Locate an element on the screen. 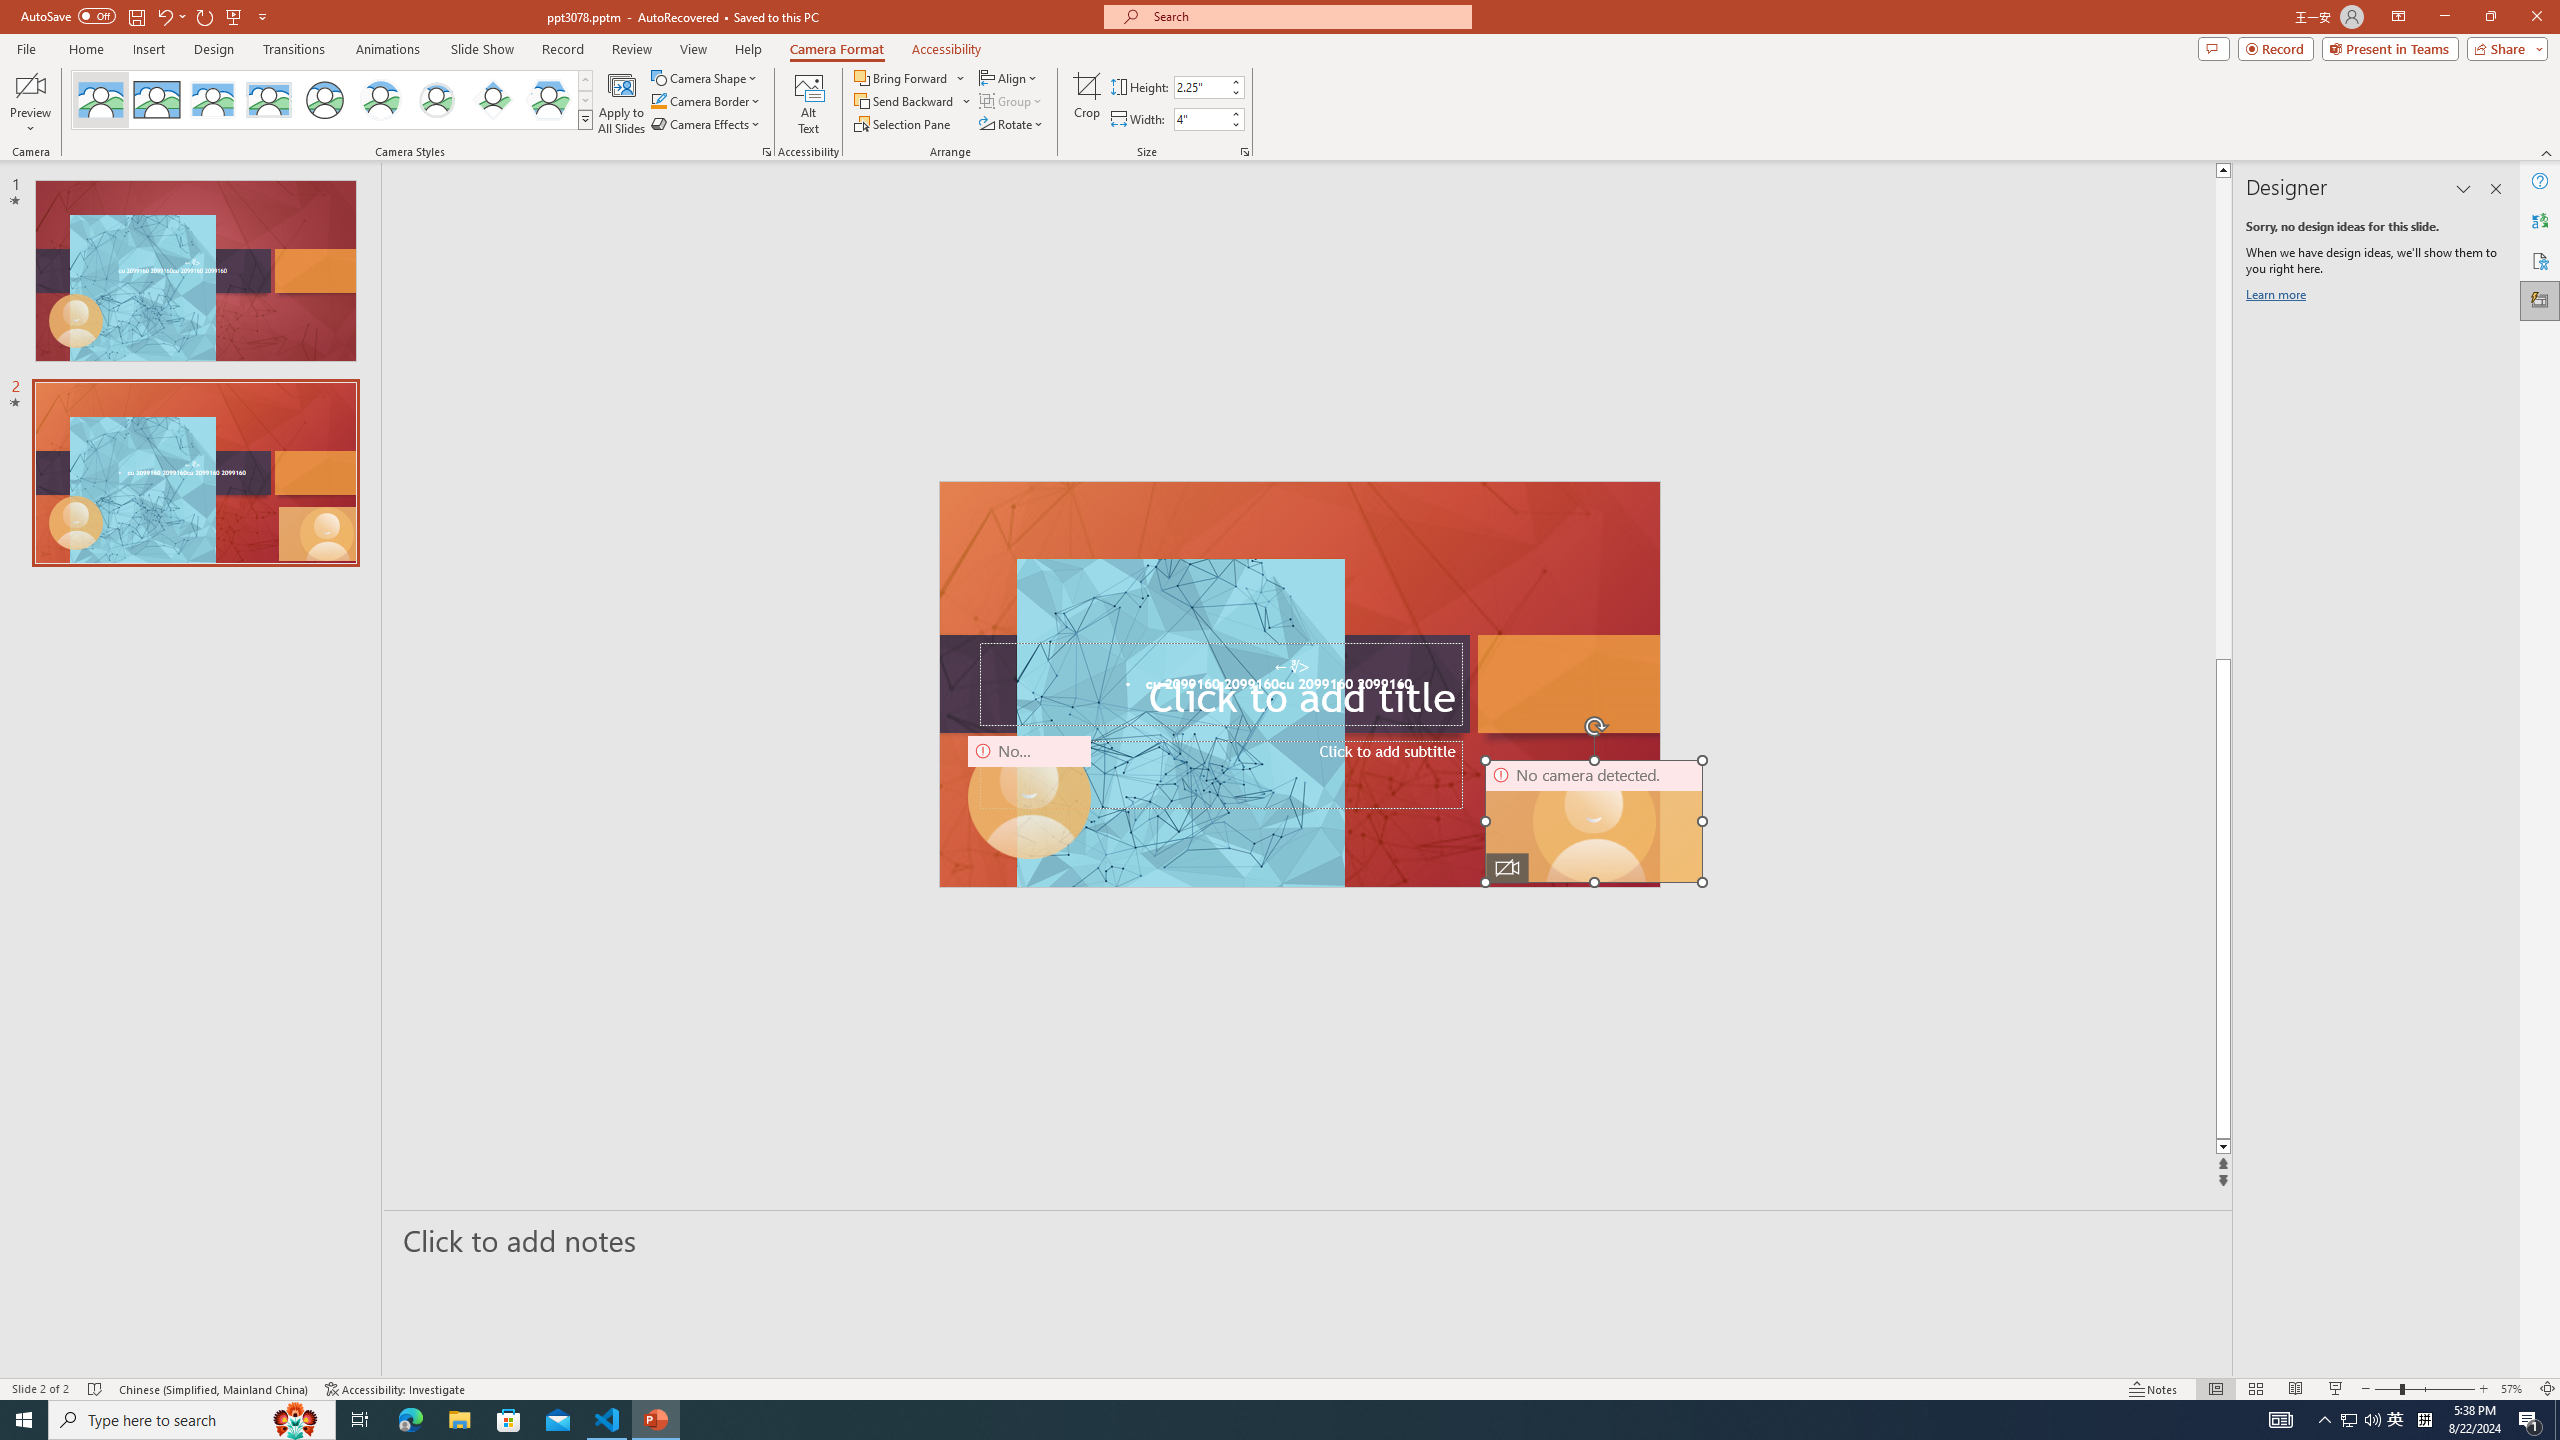  'Apply to All Slides' is located at coordinates (621, 103).